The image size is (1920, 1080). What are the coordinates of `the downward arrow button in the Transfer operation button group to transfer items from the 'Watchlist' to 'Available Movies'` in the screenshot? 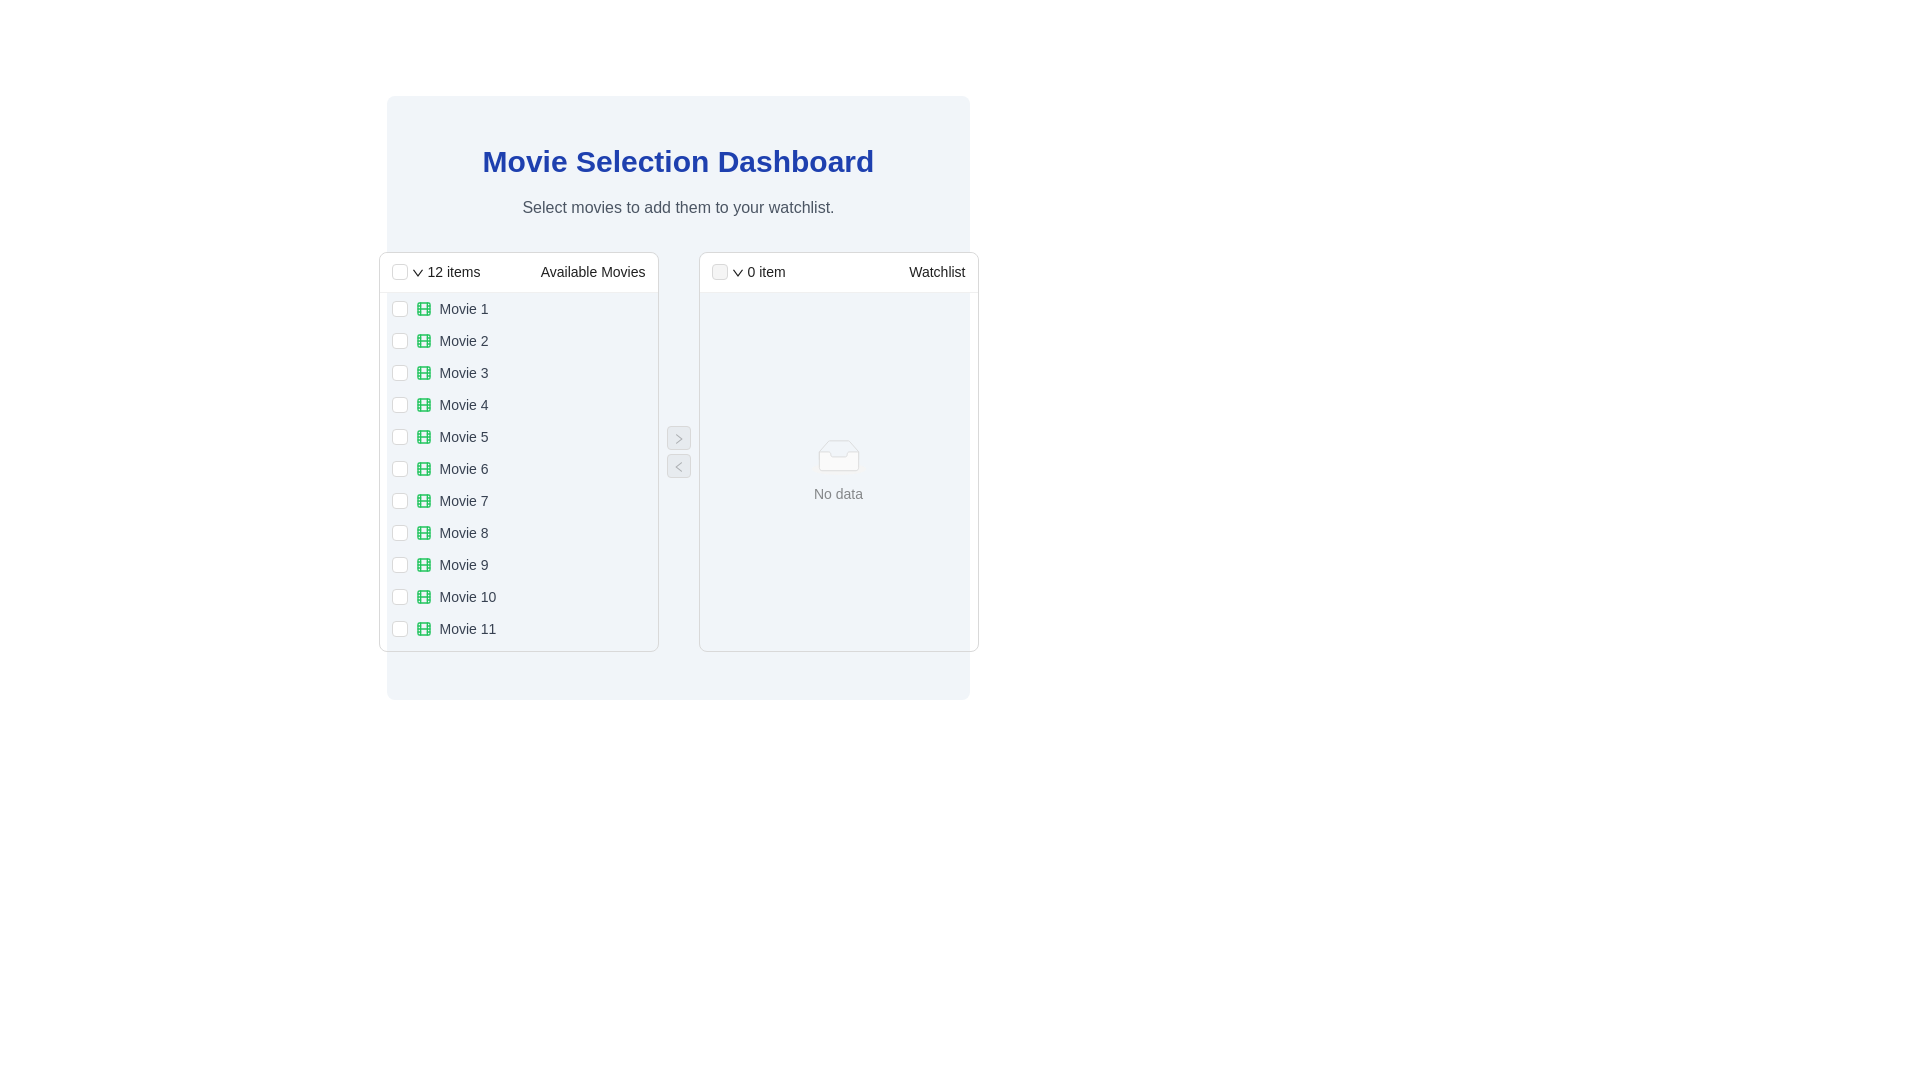 It's located at (678, 451).